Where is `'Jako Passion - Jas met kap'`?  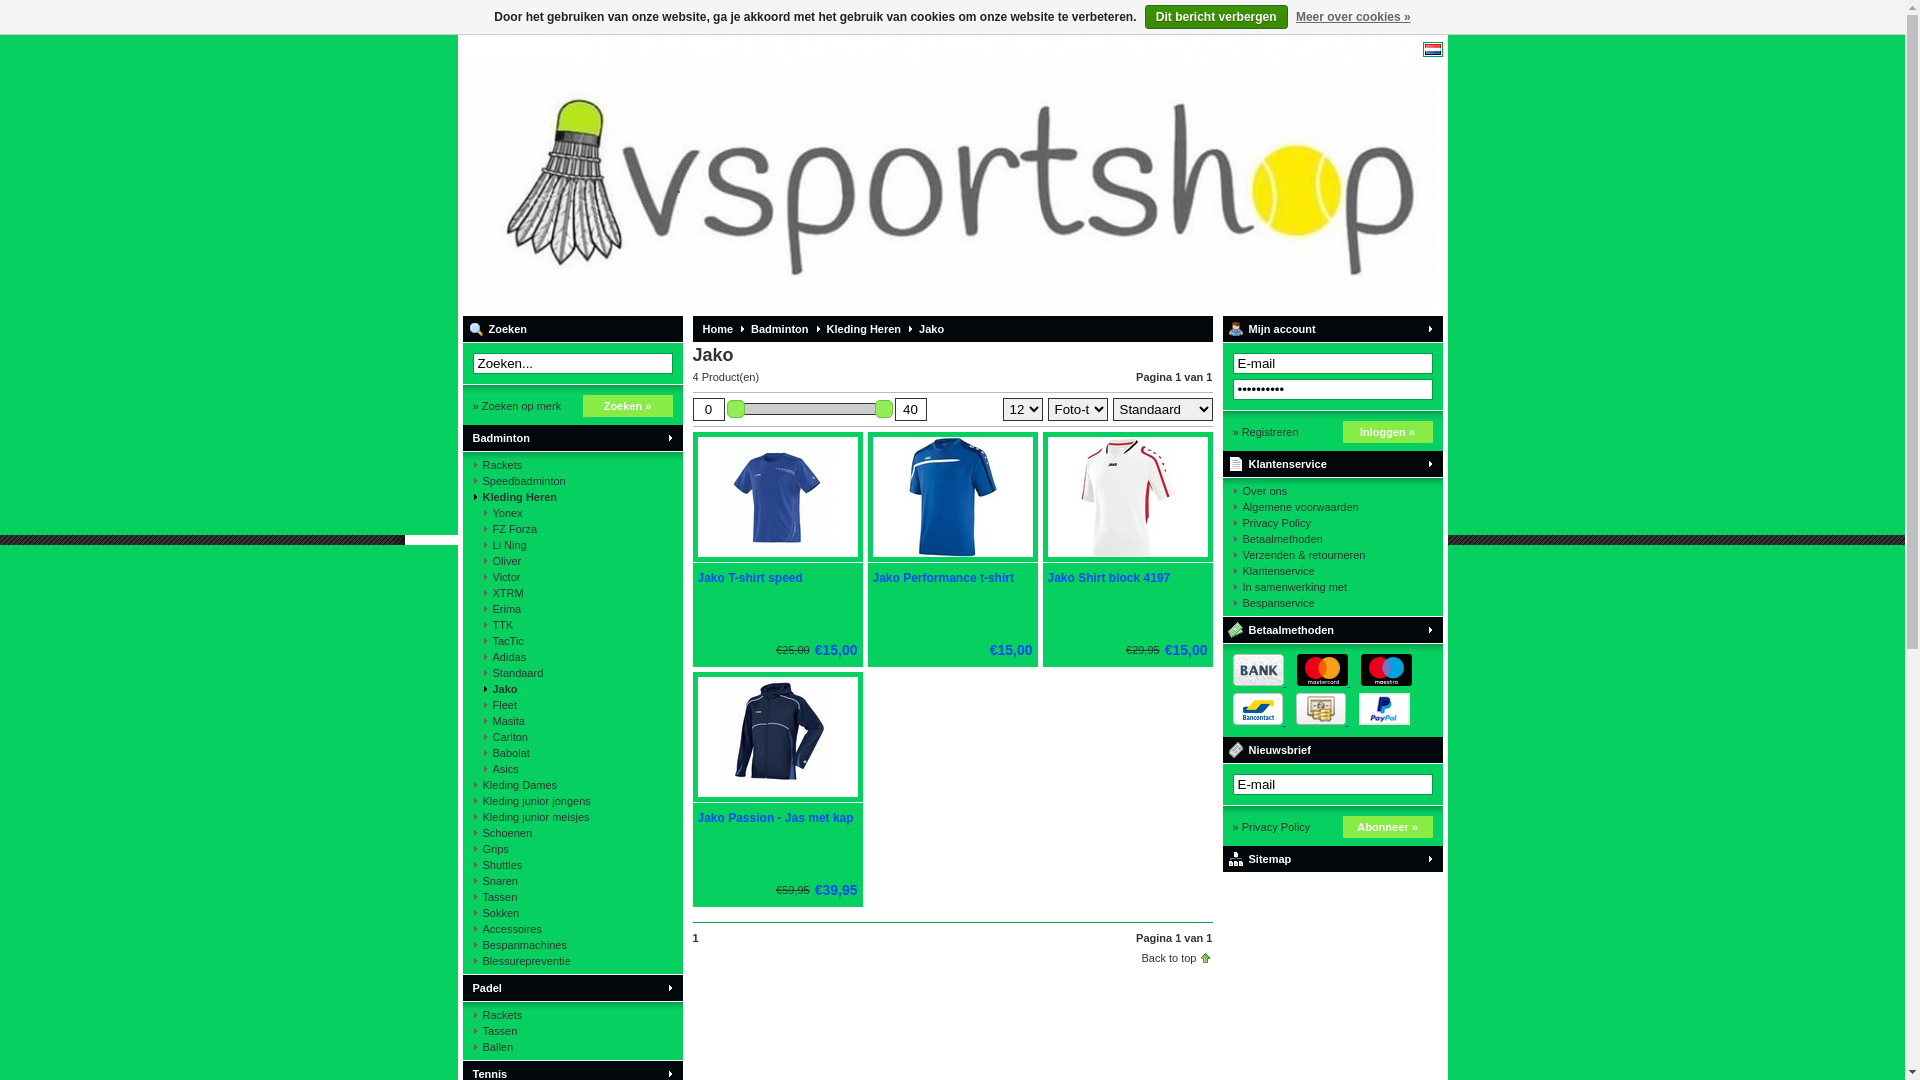 'Jako Passion - Jas met kap' is located at coordinates (697, 817).